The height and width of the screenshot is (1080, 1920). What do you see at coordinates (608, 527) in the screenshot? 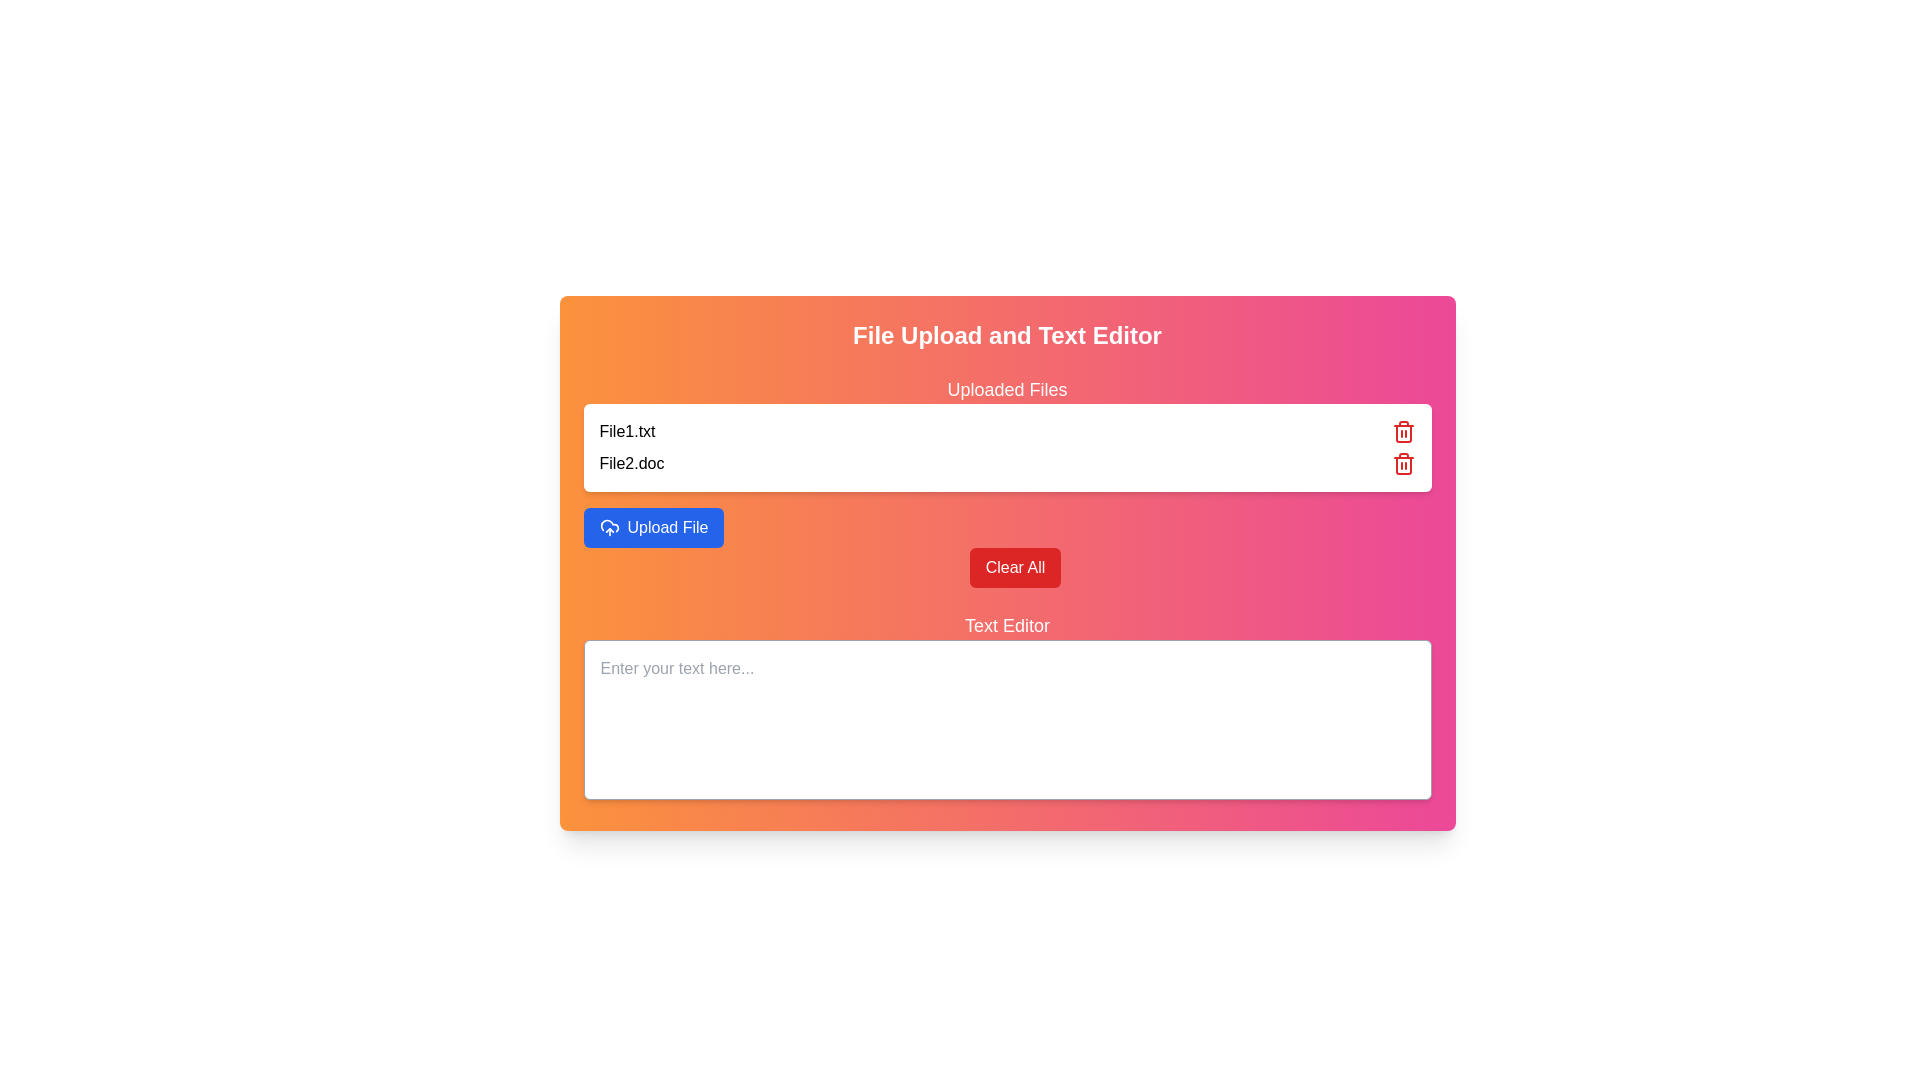
I see `the cloud icon with an upward-pointing arrow inside it, located on the left side of the blue 'Upload File' button` at bounding box center [608, 527].